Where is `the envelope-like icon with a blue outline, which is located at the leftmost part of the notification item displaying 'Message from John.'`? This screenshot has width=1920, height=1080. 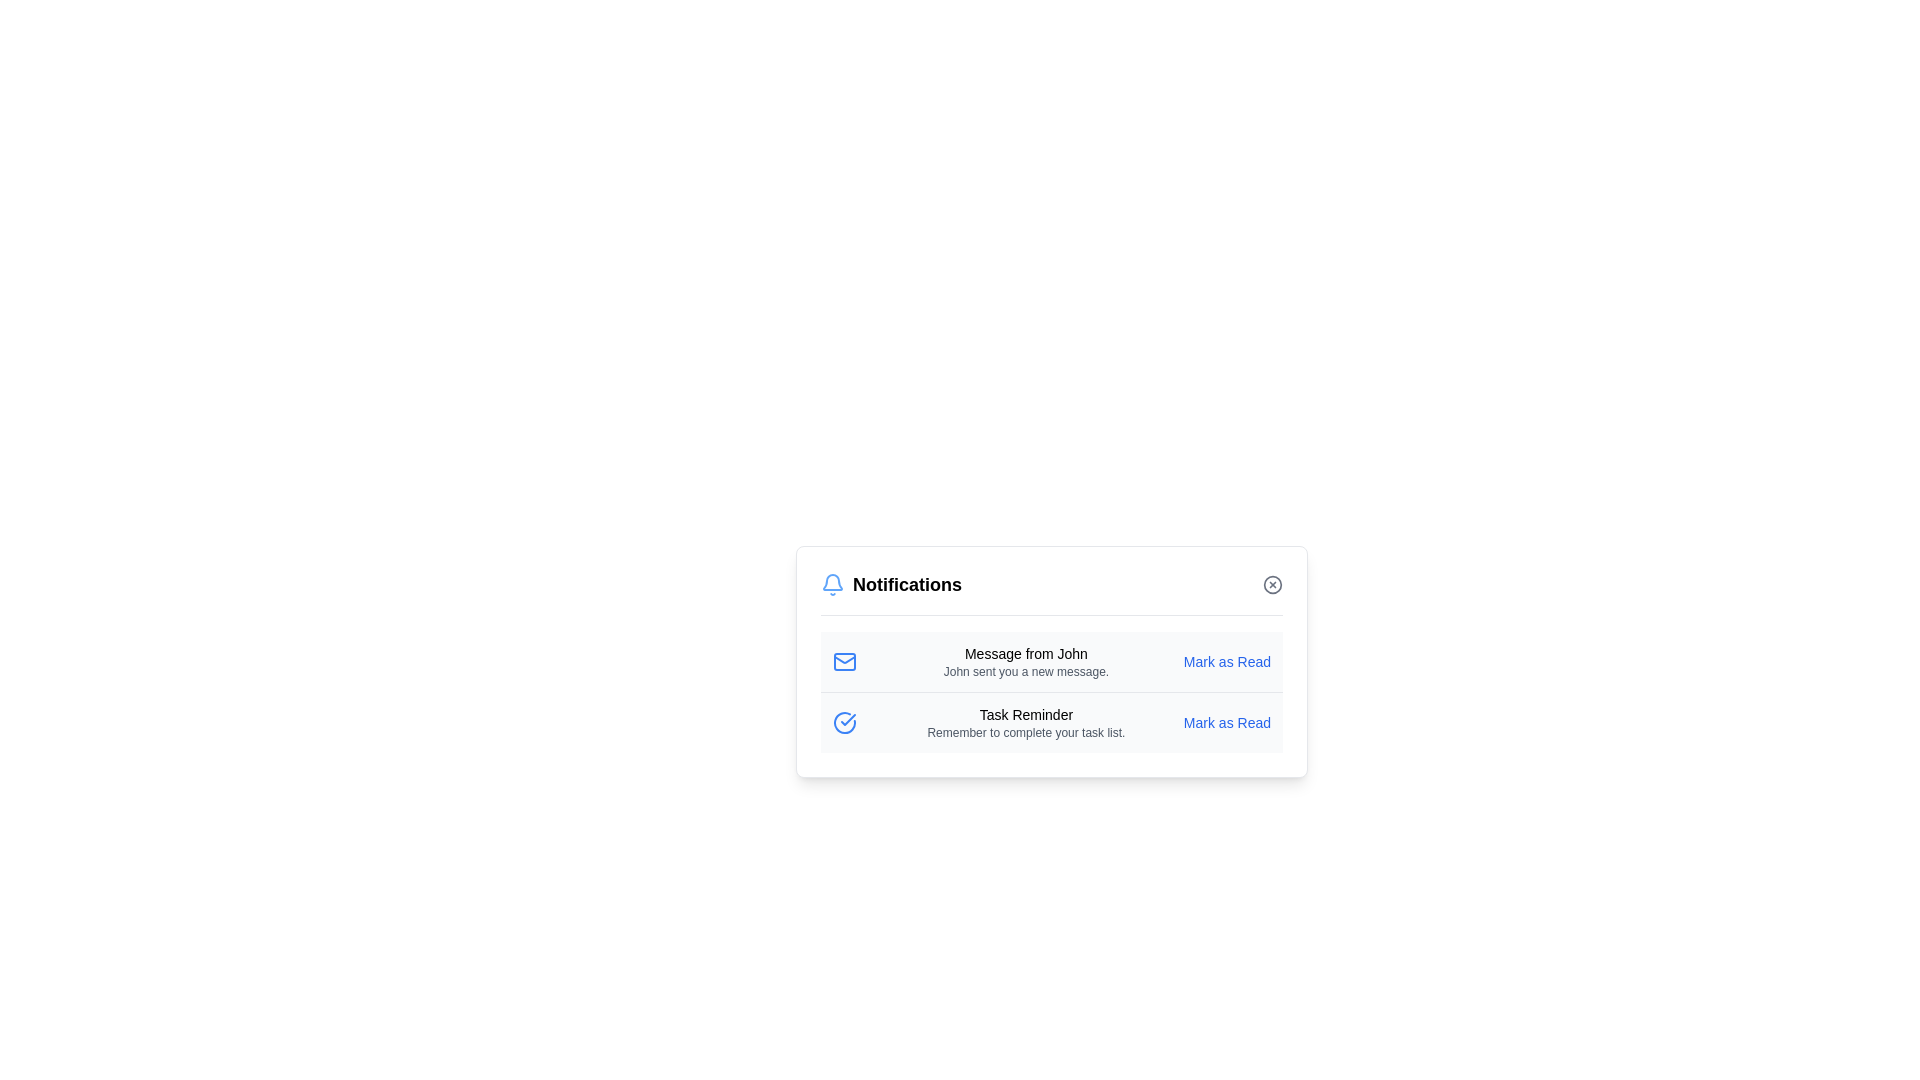 the envelope-like icon with a blue outline, which is located at the leftmost part of the notification item displaying 'Message from John.' is located at coordinates (844, 662).